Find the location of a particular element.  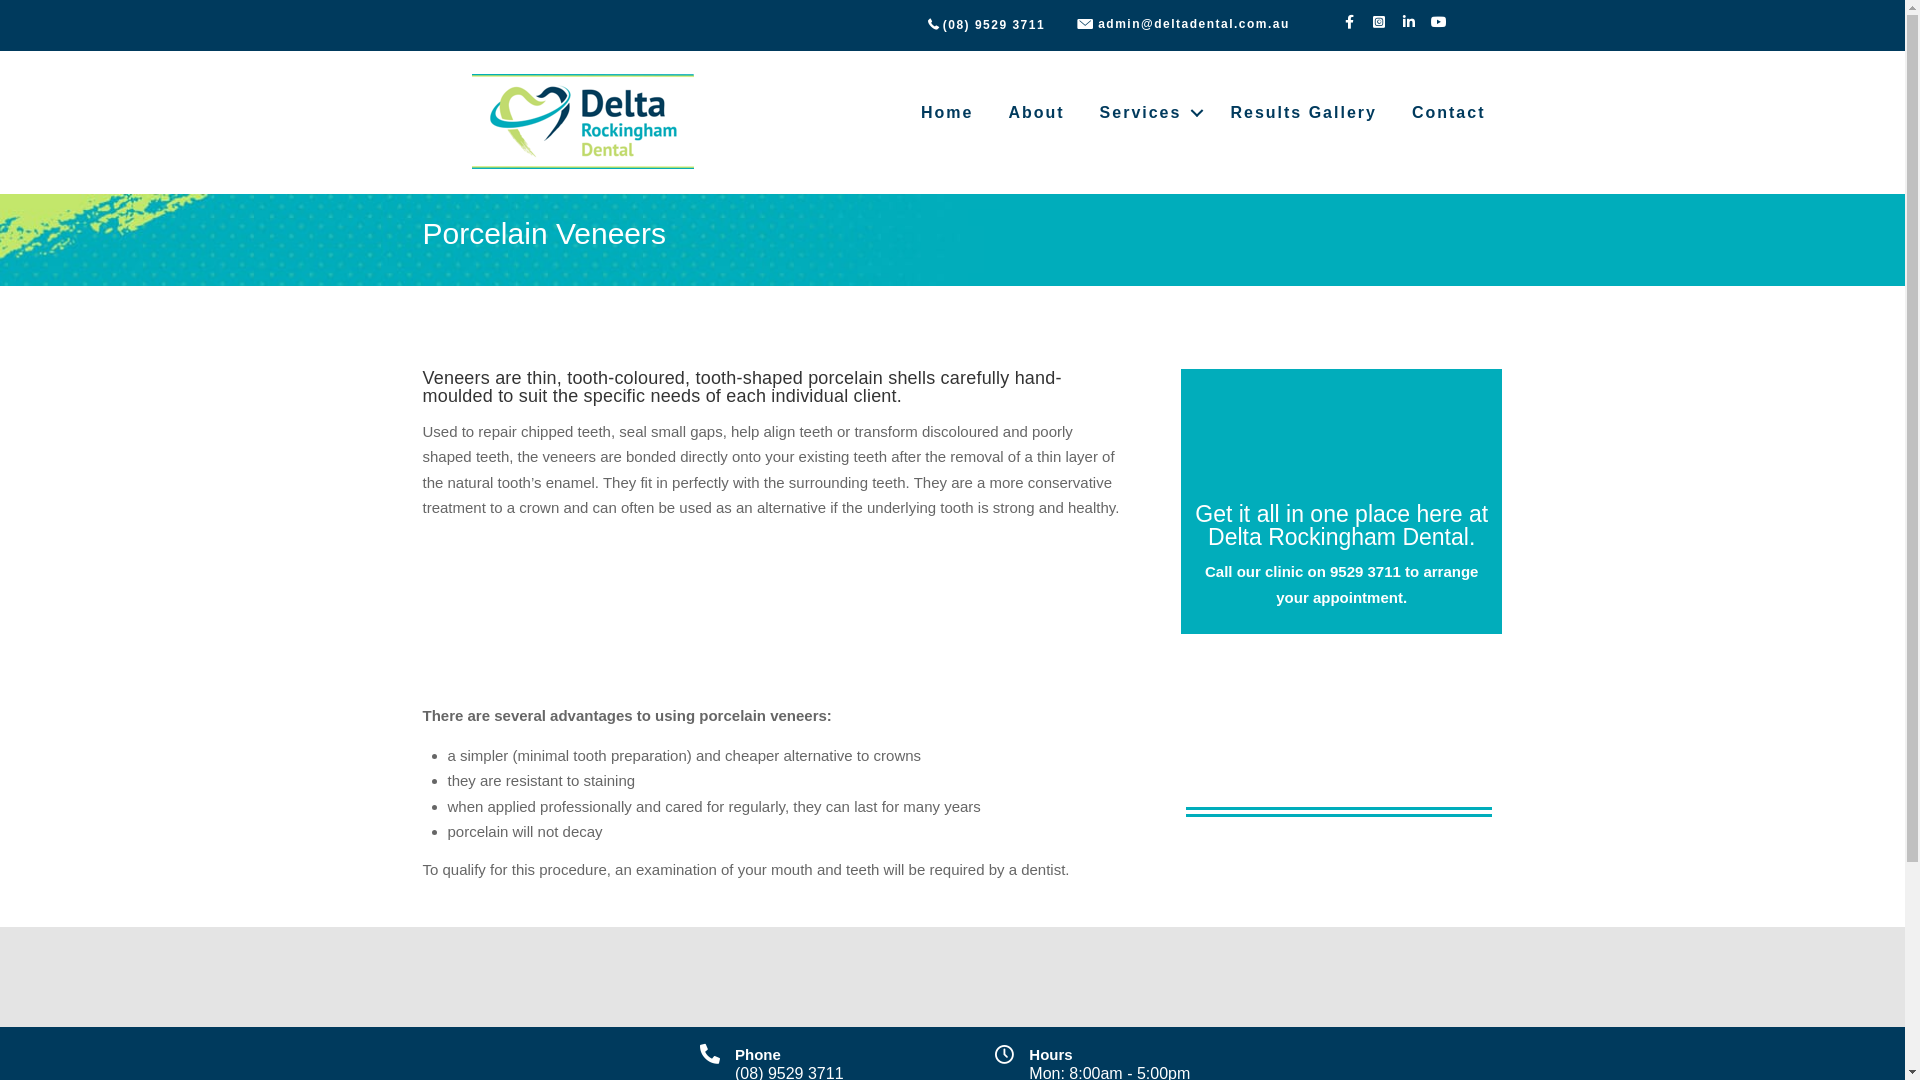

'admin@deltadental.com.au' is located at coordinates (1194, 23).